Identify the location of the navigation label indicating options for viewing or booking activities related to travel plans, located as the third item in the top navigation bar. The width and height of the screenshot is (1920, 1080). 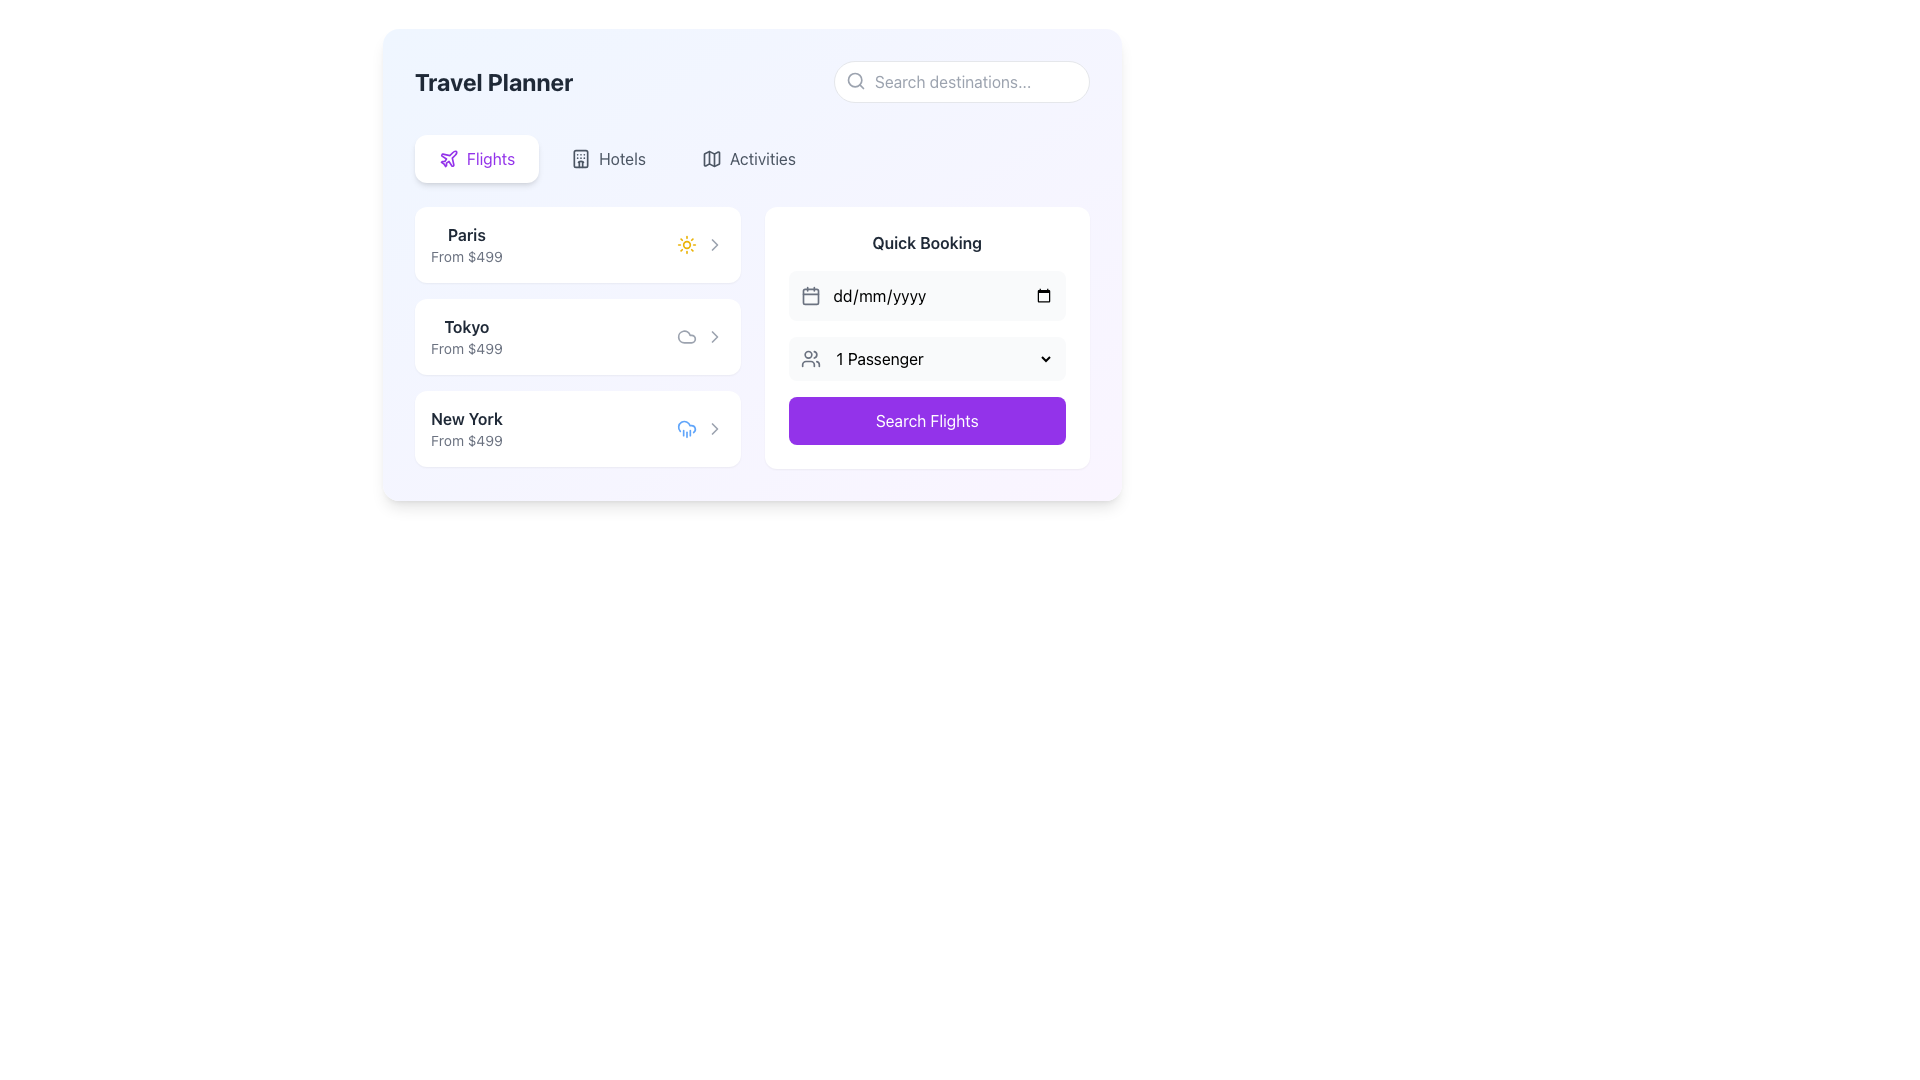
(761, 157).